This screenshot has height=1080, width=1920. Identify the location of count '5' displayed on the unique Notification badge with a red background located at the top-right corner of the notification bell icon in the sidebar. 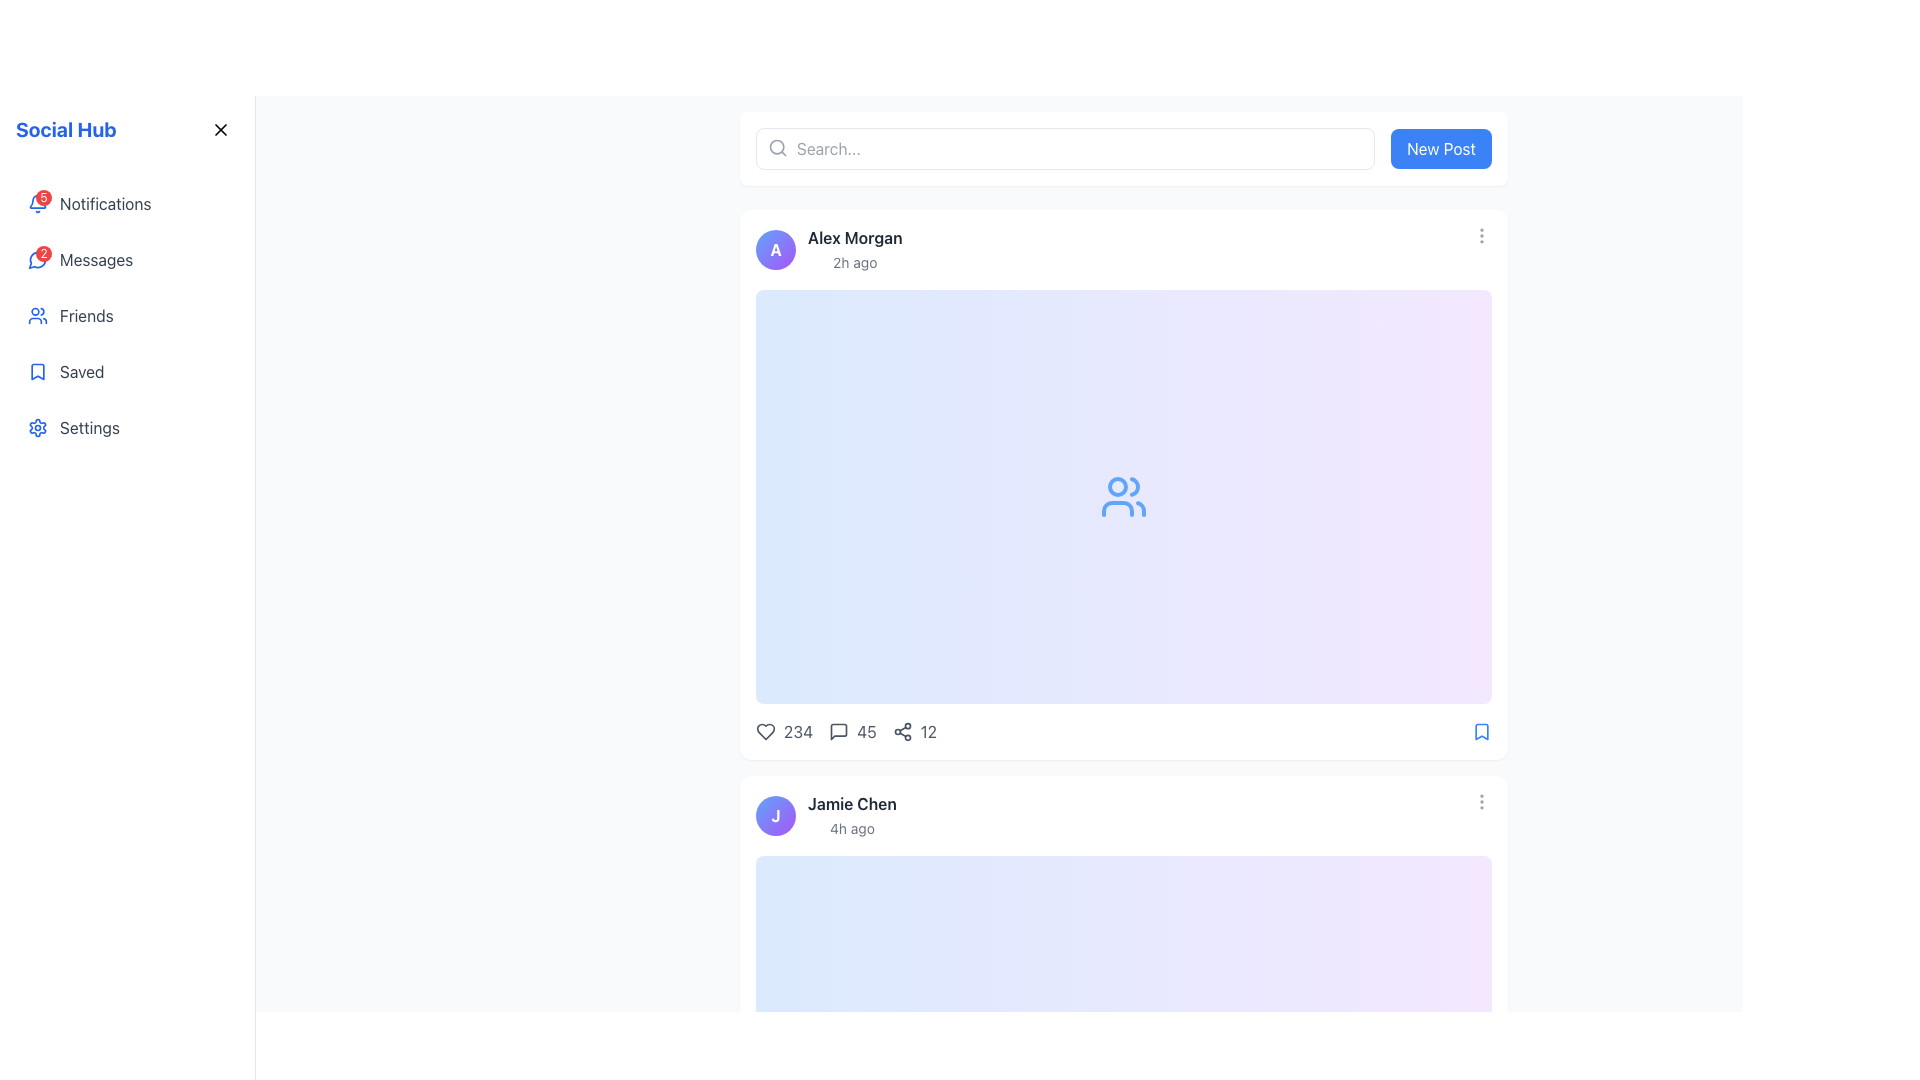
(43, 197).